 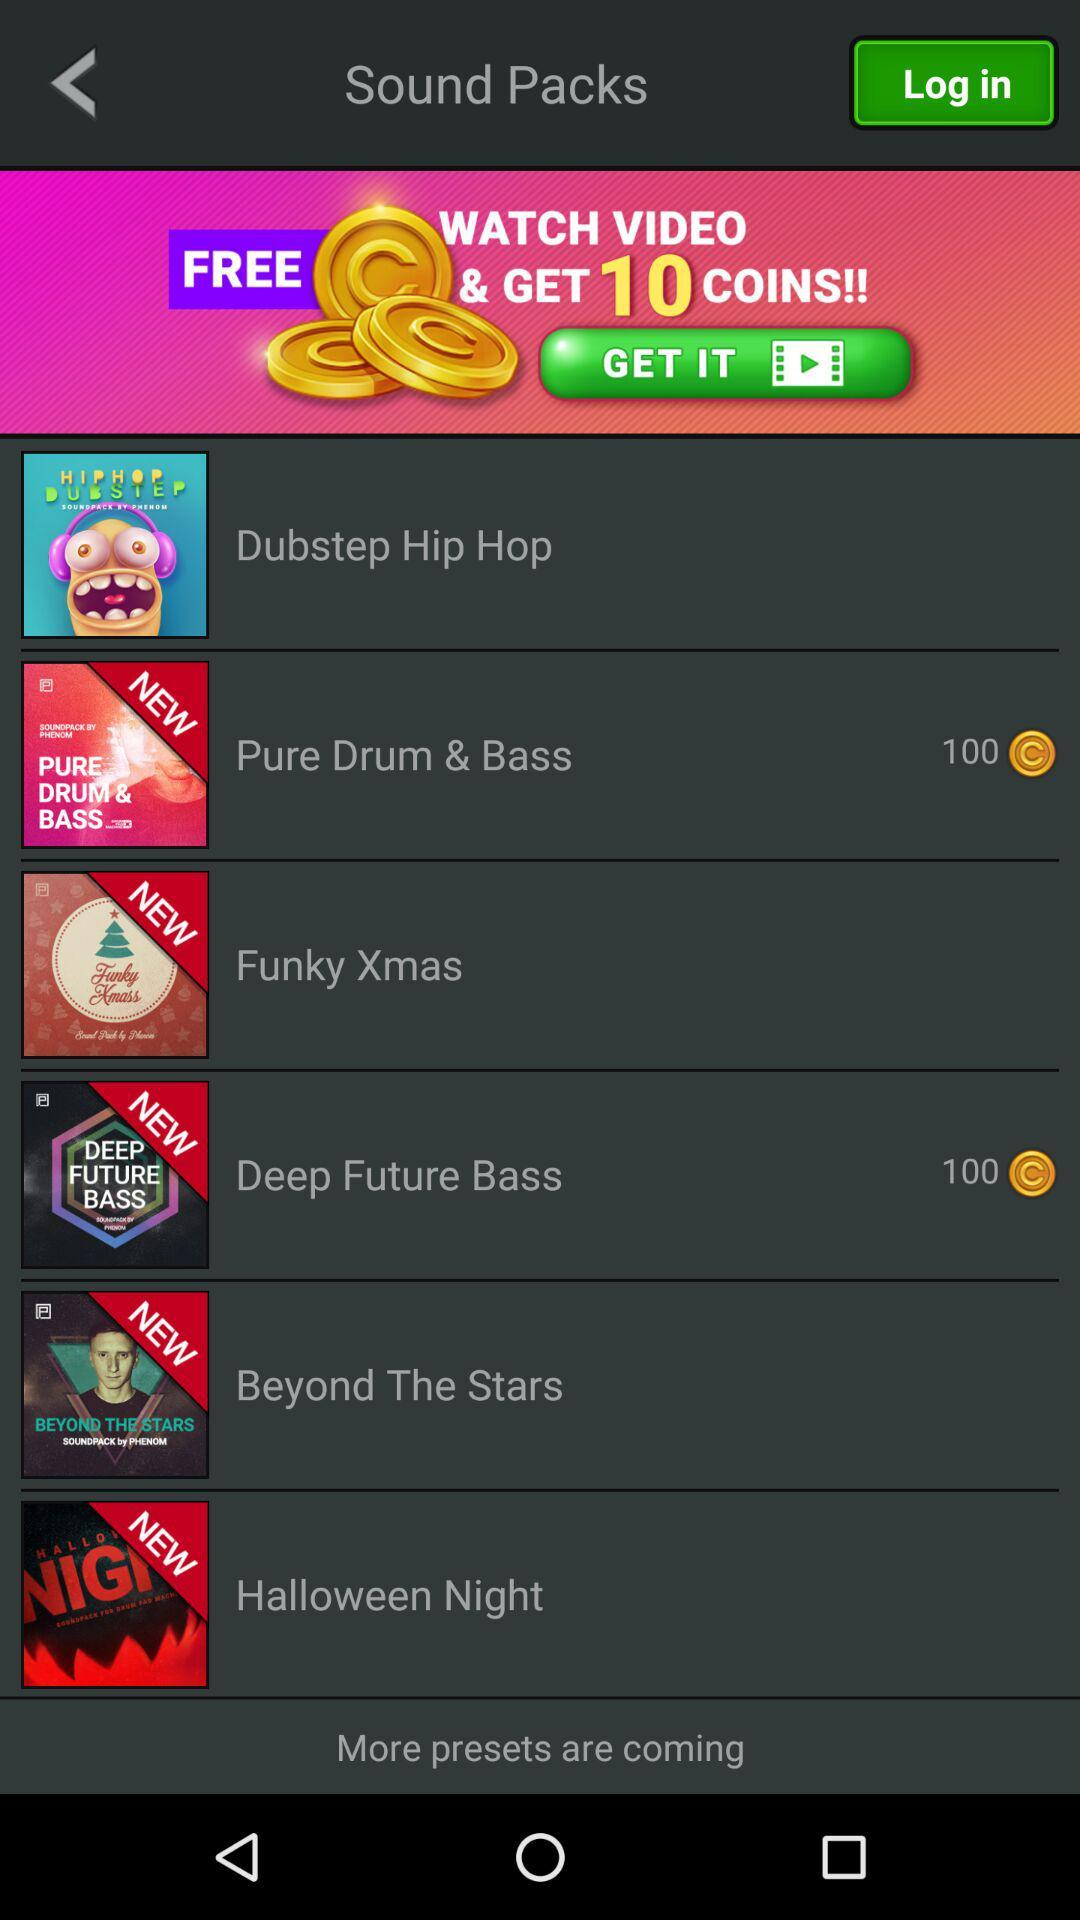 I want to click on open video, so click(x=540, y=301).